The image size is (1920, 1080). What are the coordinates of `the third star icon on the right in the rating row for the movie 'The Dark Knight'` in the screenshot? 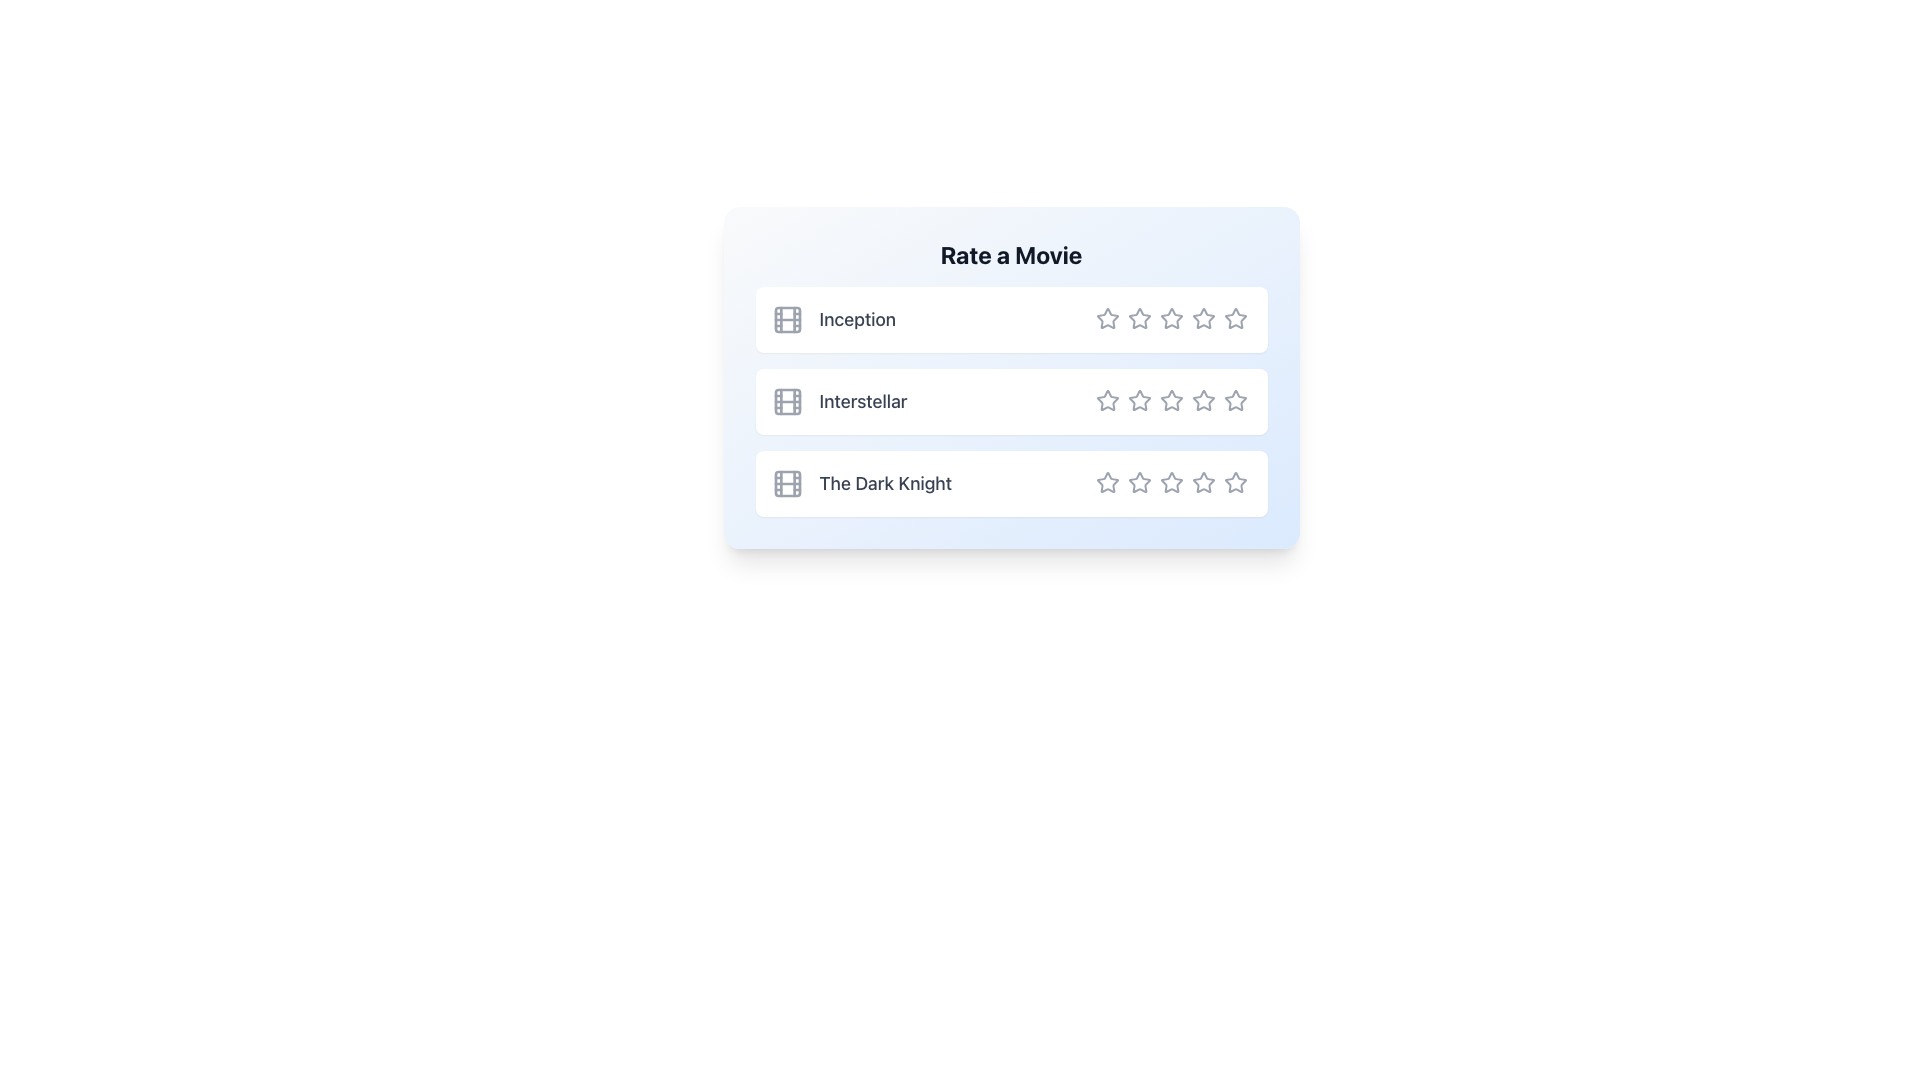 It's located at (1171, 482).